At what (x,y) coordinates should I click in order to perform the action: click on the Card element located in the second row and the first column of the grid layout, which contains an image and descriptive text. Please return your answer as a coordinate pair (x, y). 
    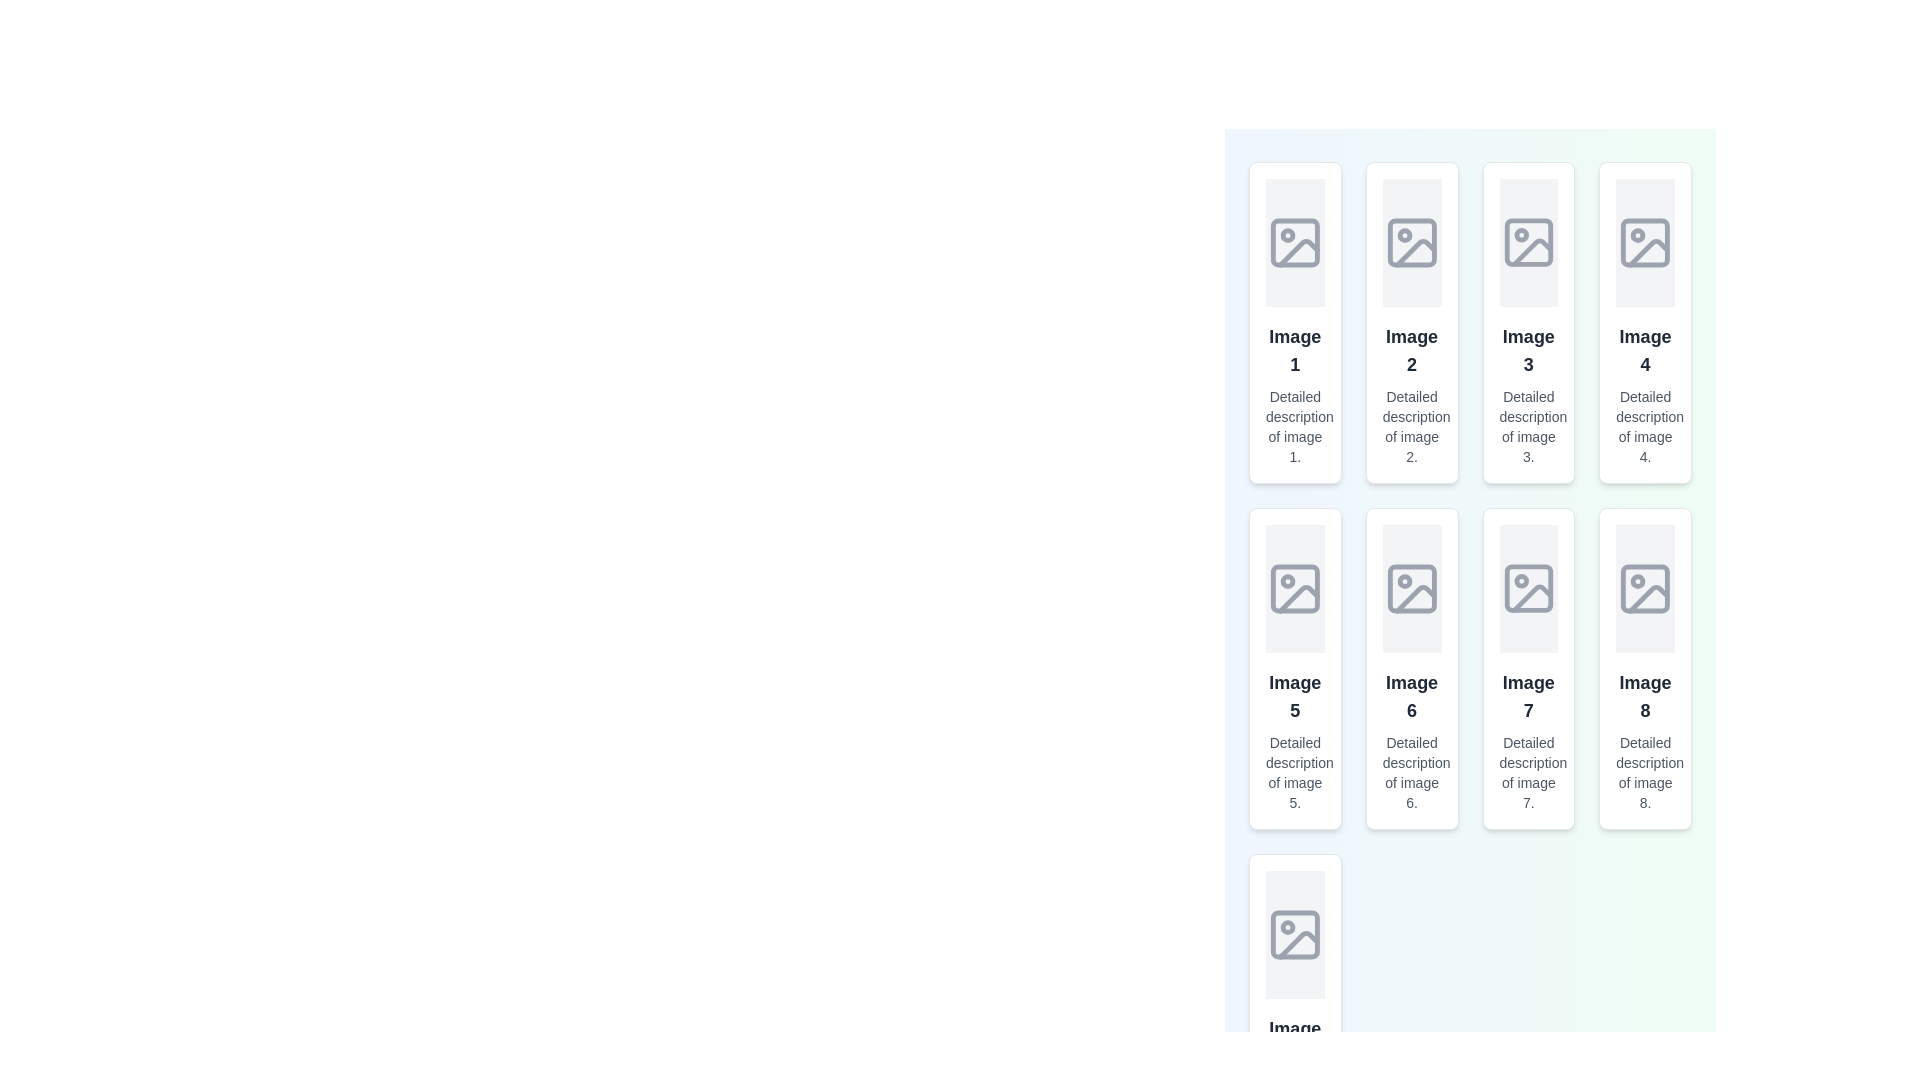
    Looking at the image, I should click on (1295, 668).